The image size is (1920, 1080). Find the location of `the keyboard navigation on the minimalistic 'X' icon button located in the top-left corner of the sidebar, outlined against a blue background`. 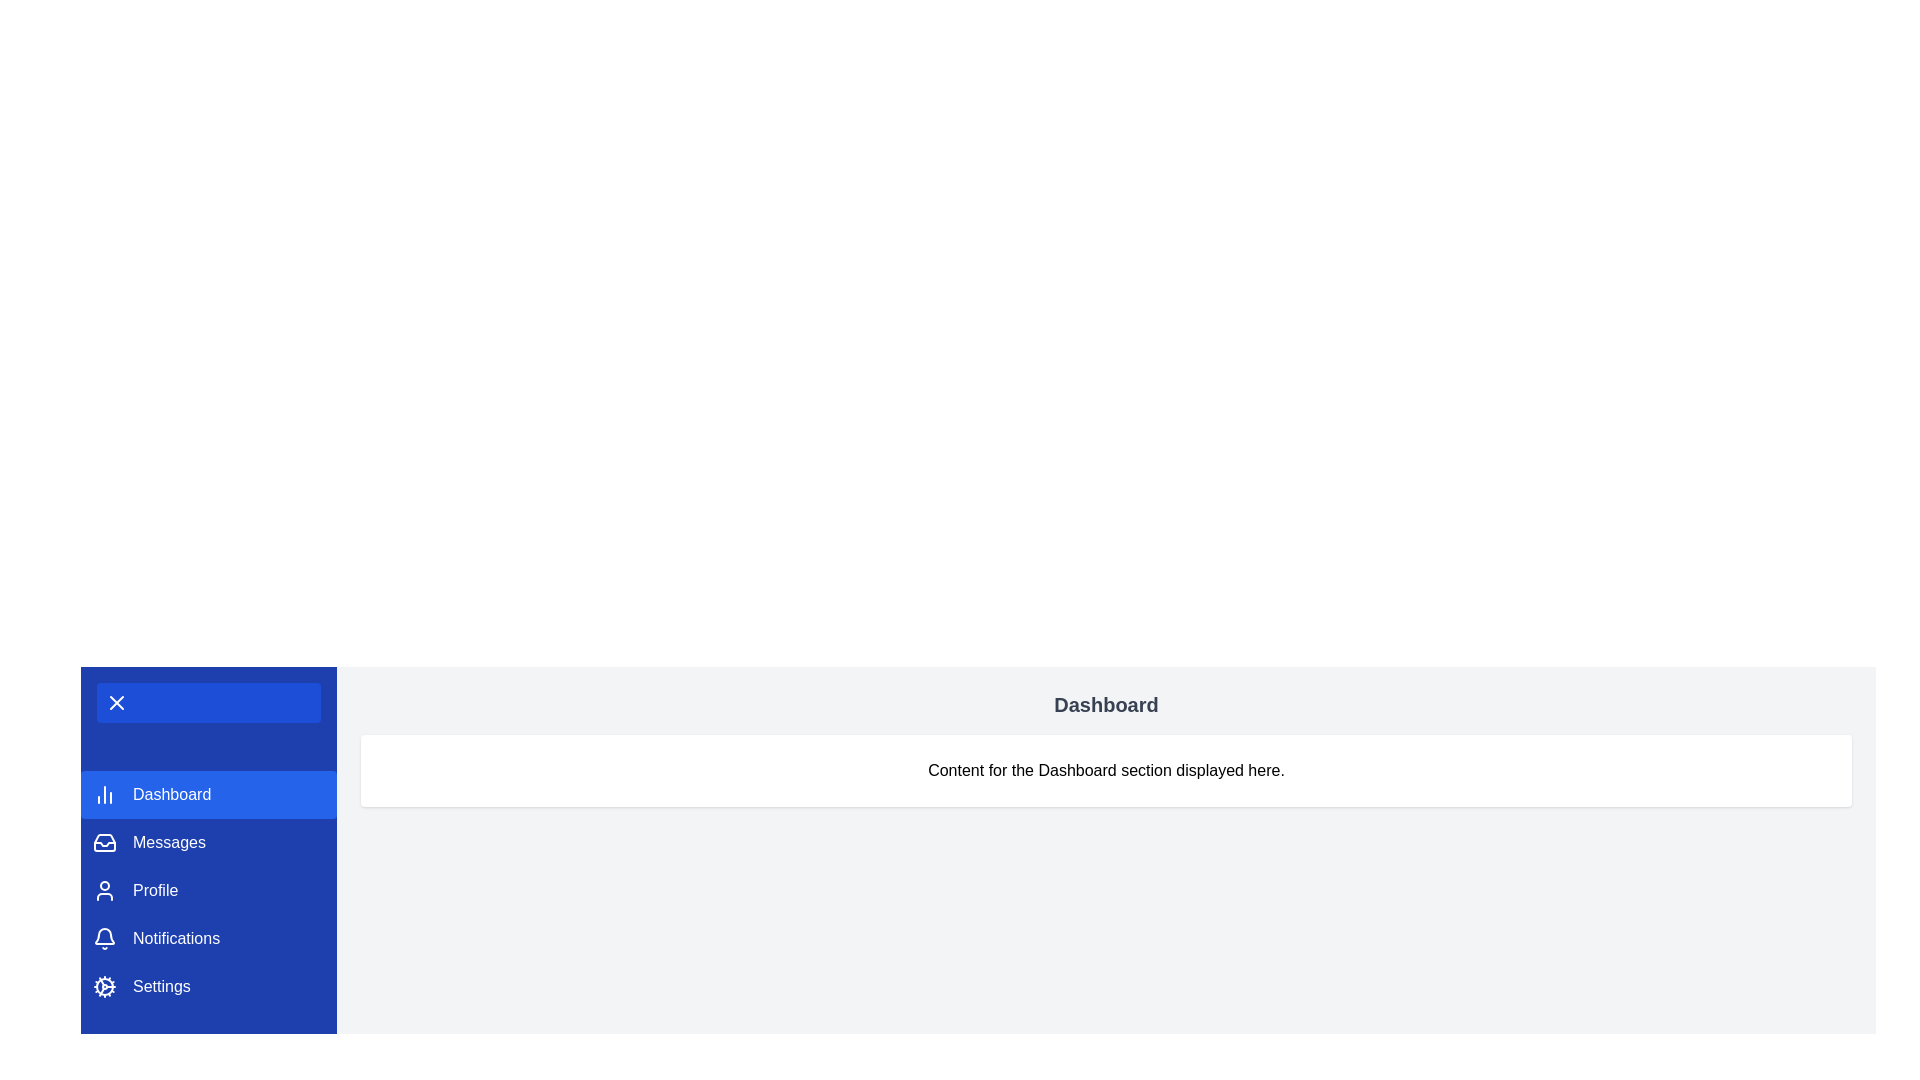

the keyboard navigation on the minimalistic 'X' icon button located in the top-left corner of the sidebar, outlined against a blue background is located at coordinates (115, 701).